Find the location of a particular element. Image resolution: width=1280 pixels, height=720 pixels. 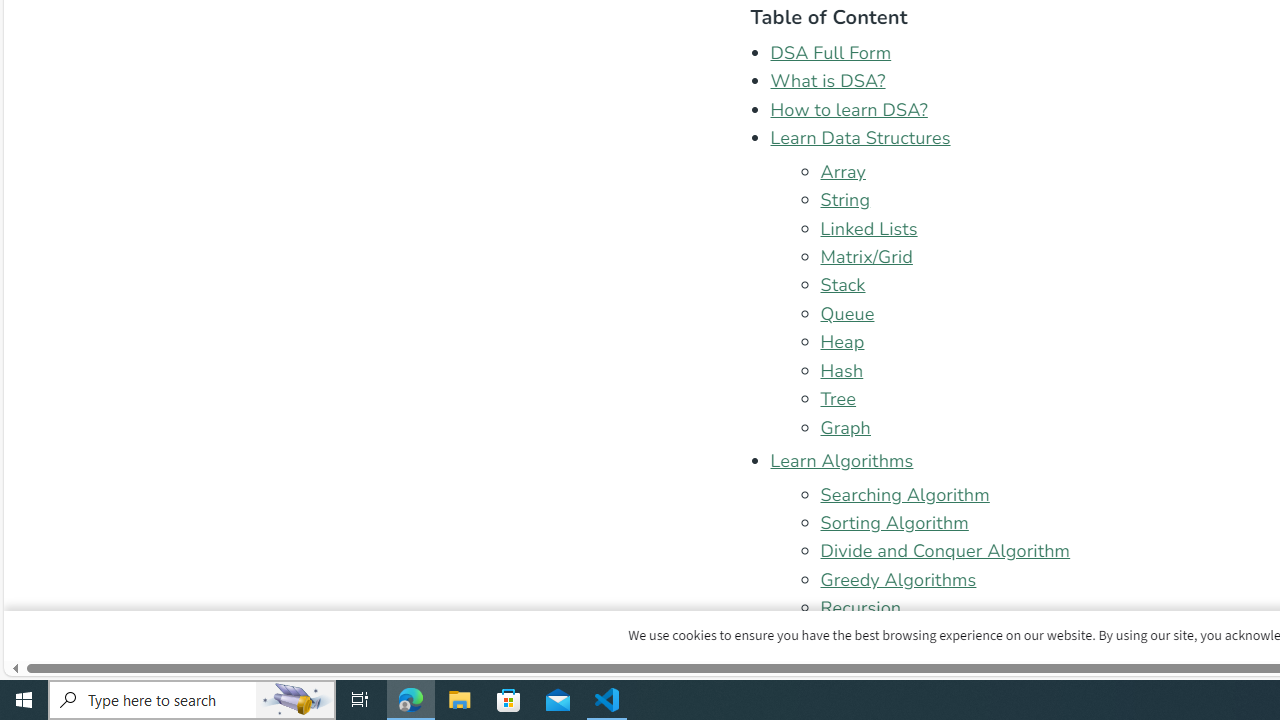

'Stack' is located at coordinates (843, 285).